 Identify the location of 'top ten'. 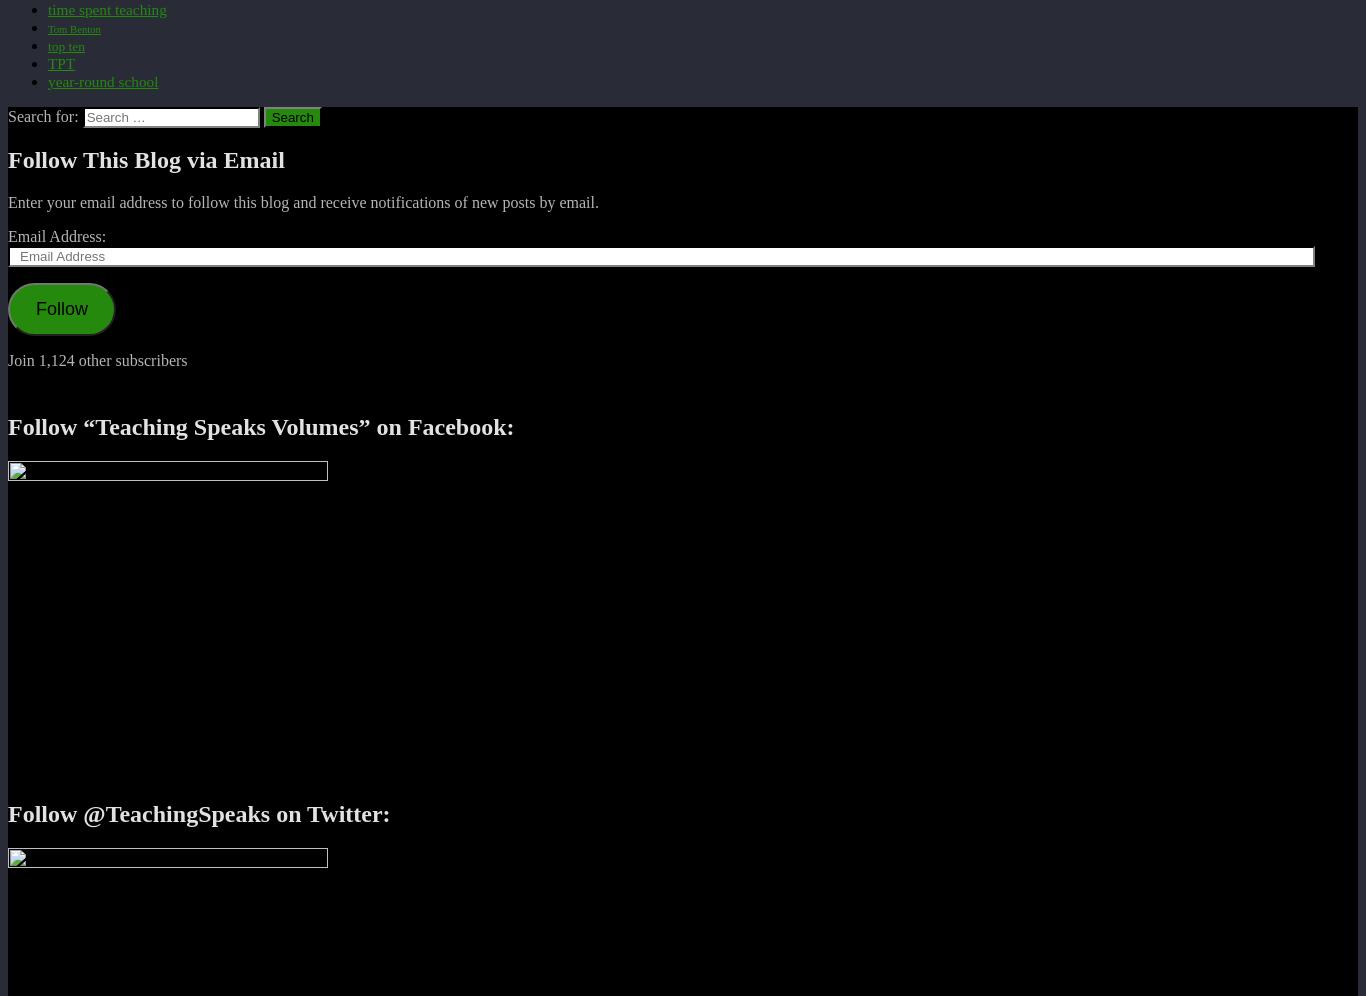
(65, 44).